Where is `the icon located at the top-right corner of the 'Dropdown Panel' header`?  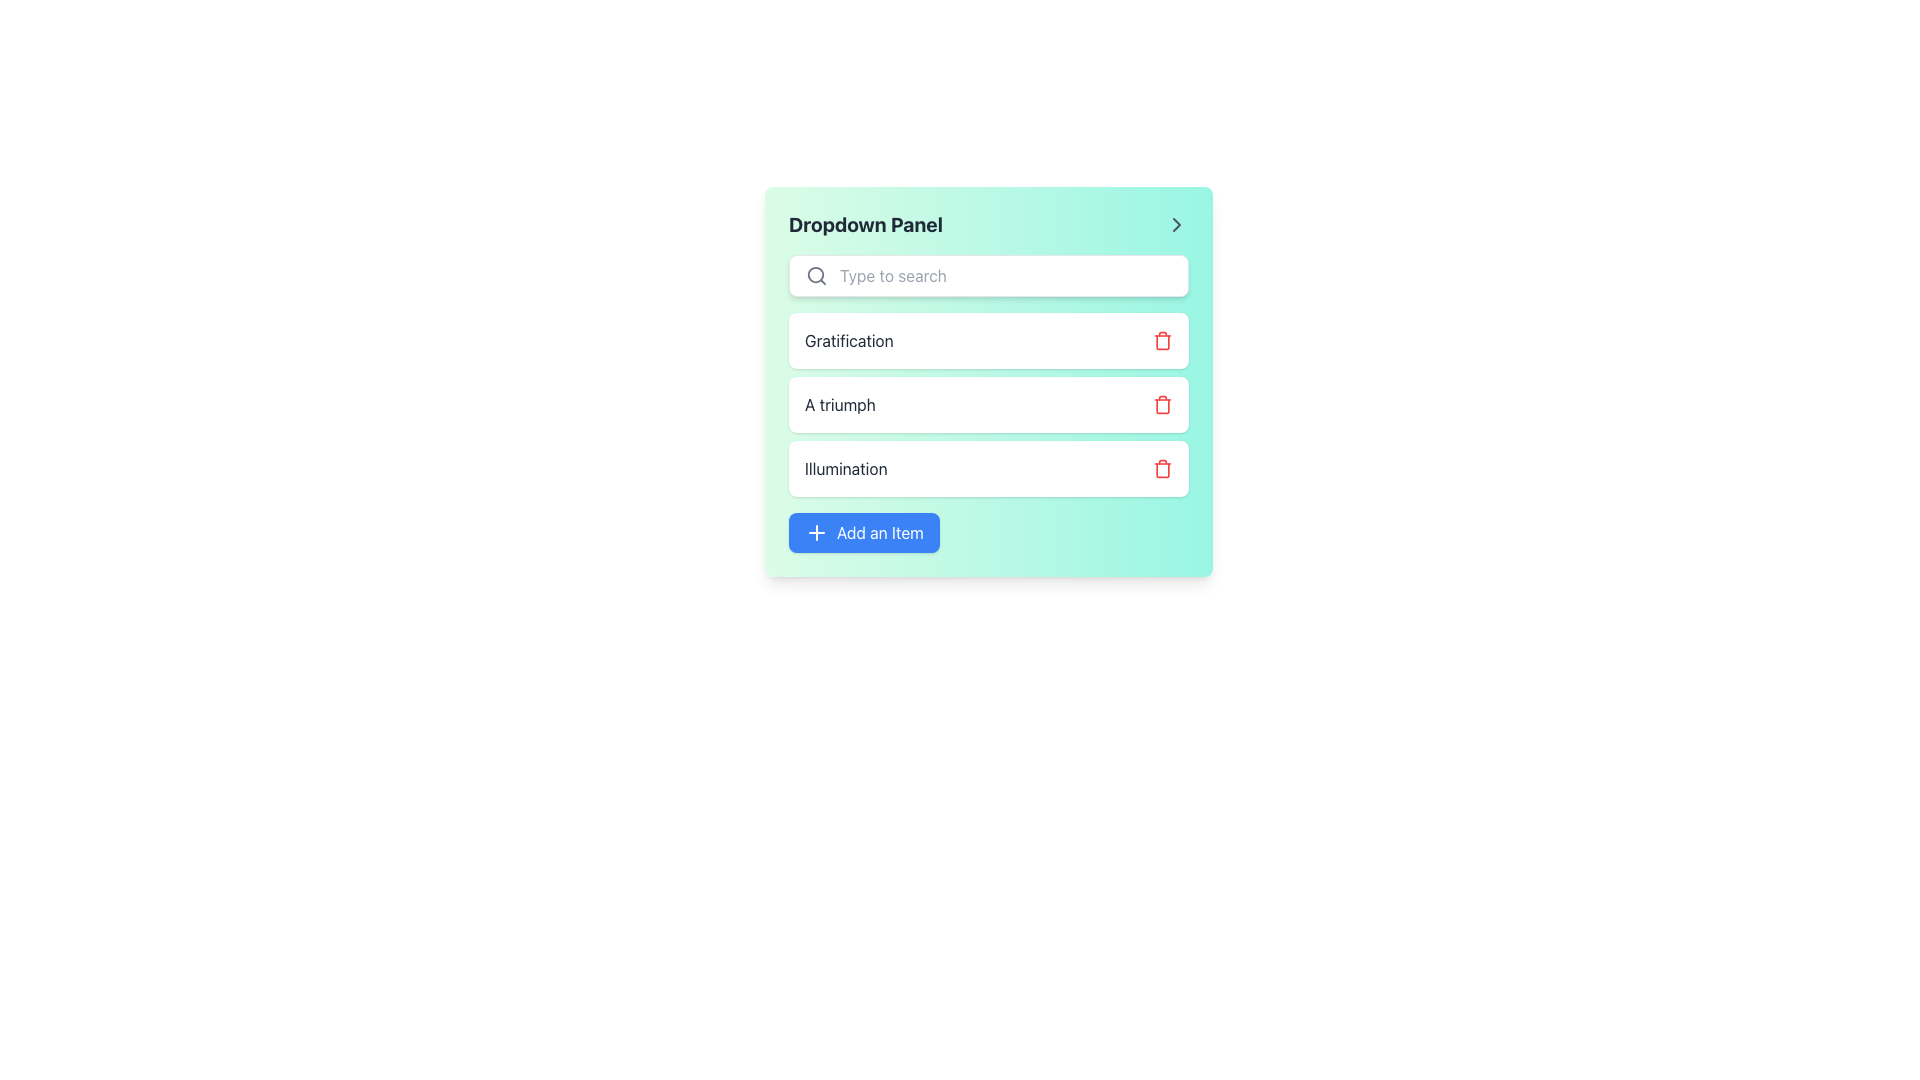 the icon located at the top-right corner of the 'Dropdown Panel' header is located at coordinates (1176, 224).